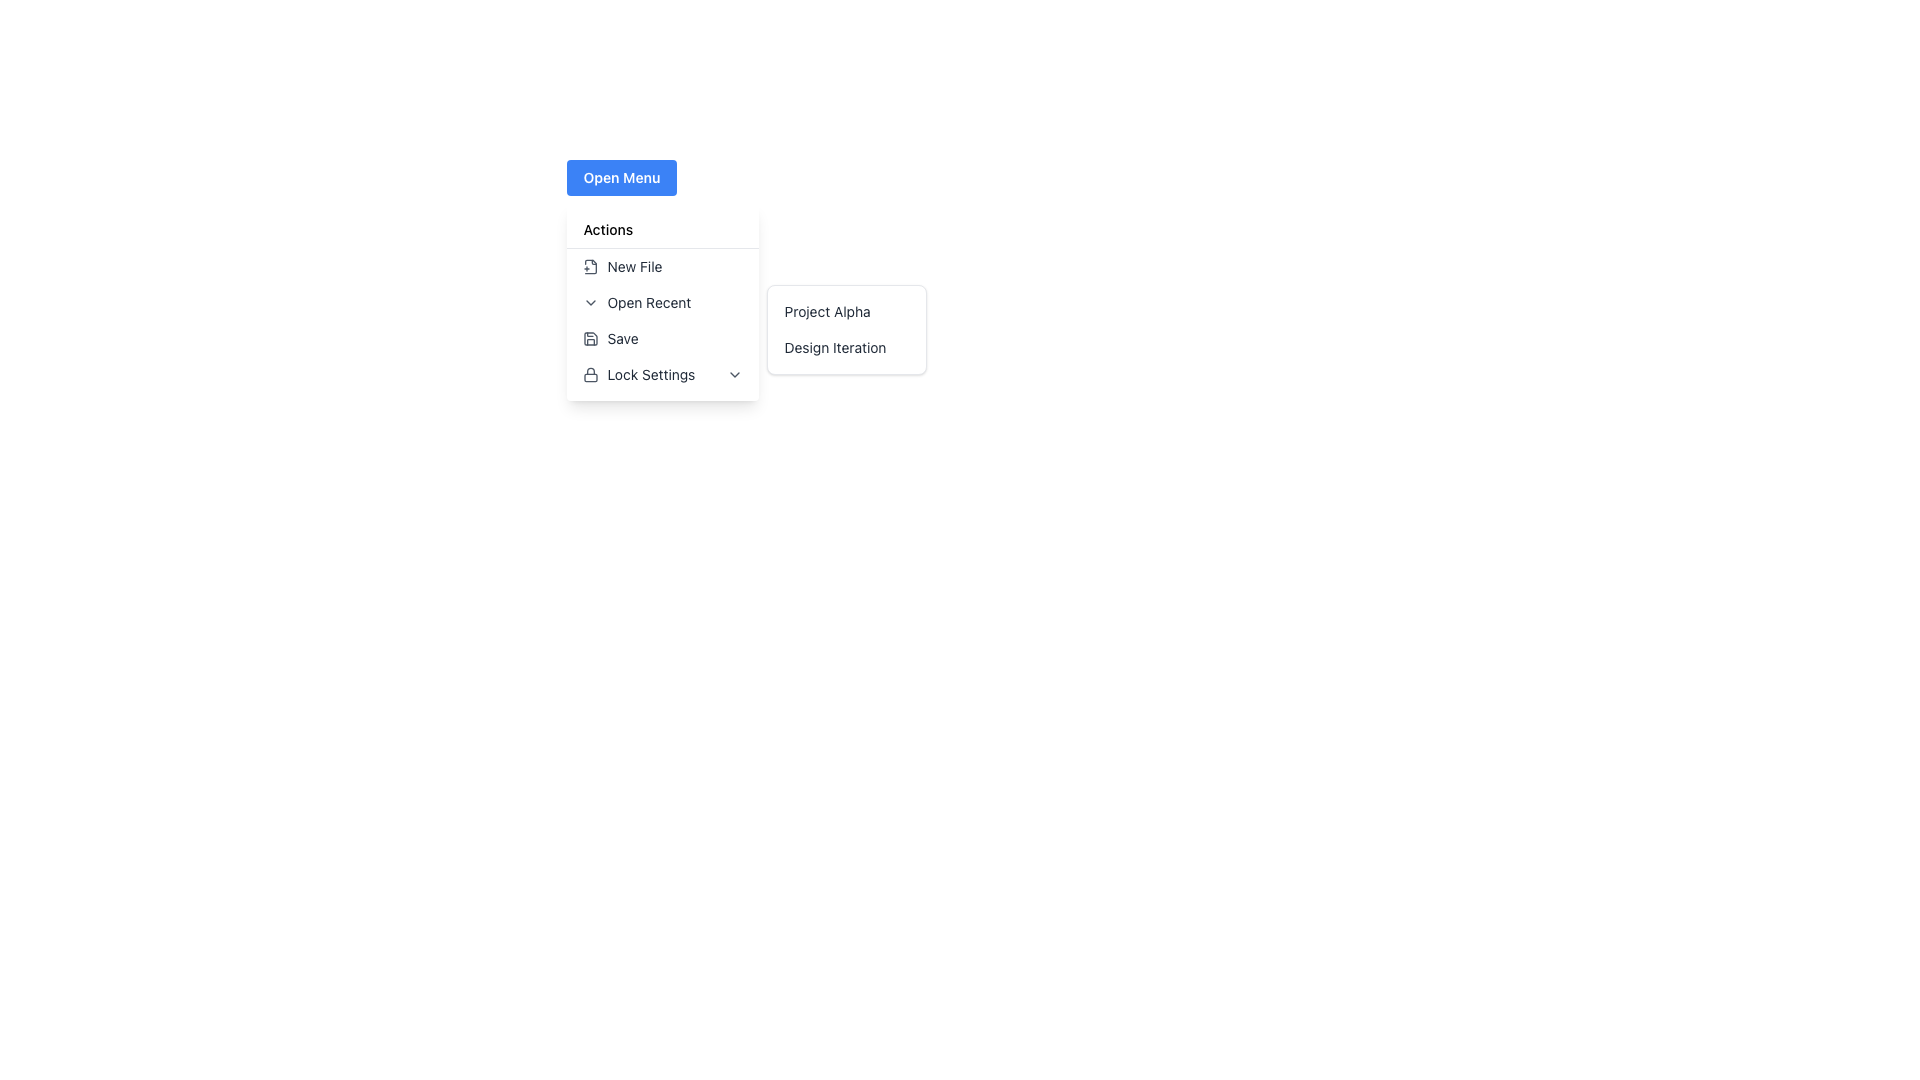  I want to click on the second menu item in the 'Actions' dropdown to create a new file, so click(621, 265).